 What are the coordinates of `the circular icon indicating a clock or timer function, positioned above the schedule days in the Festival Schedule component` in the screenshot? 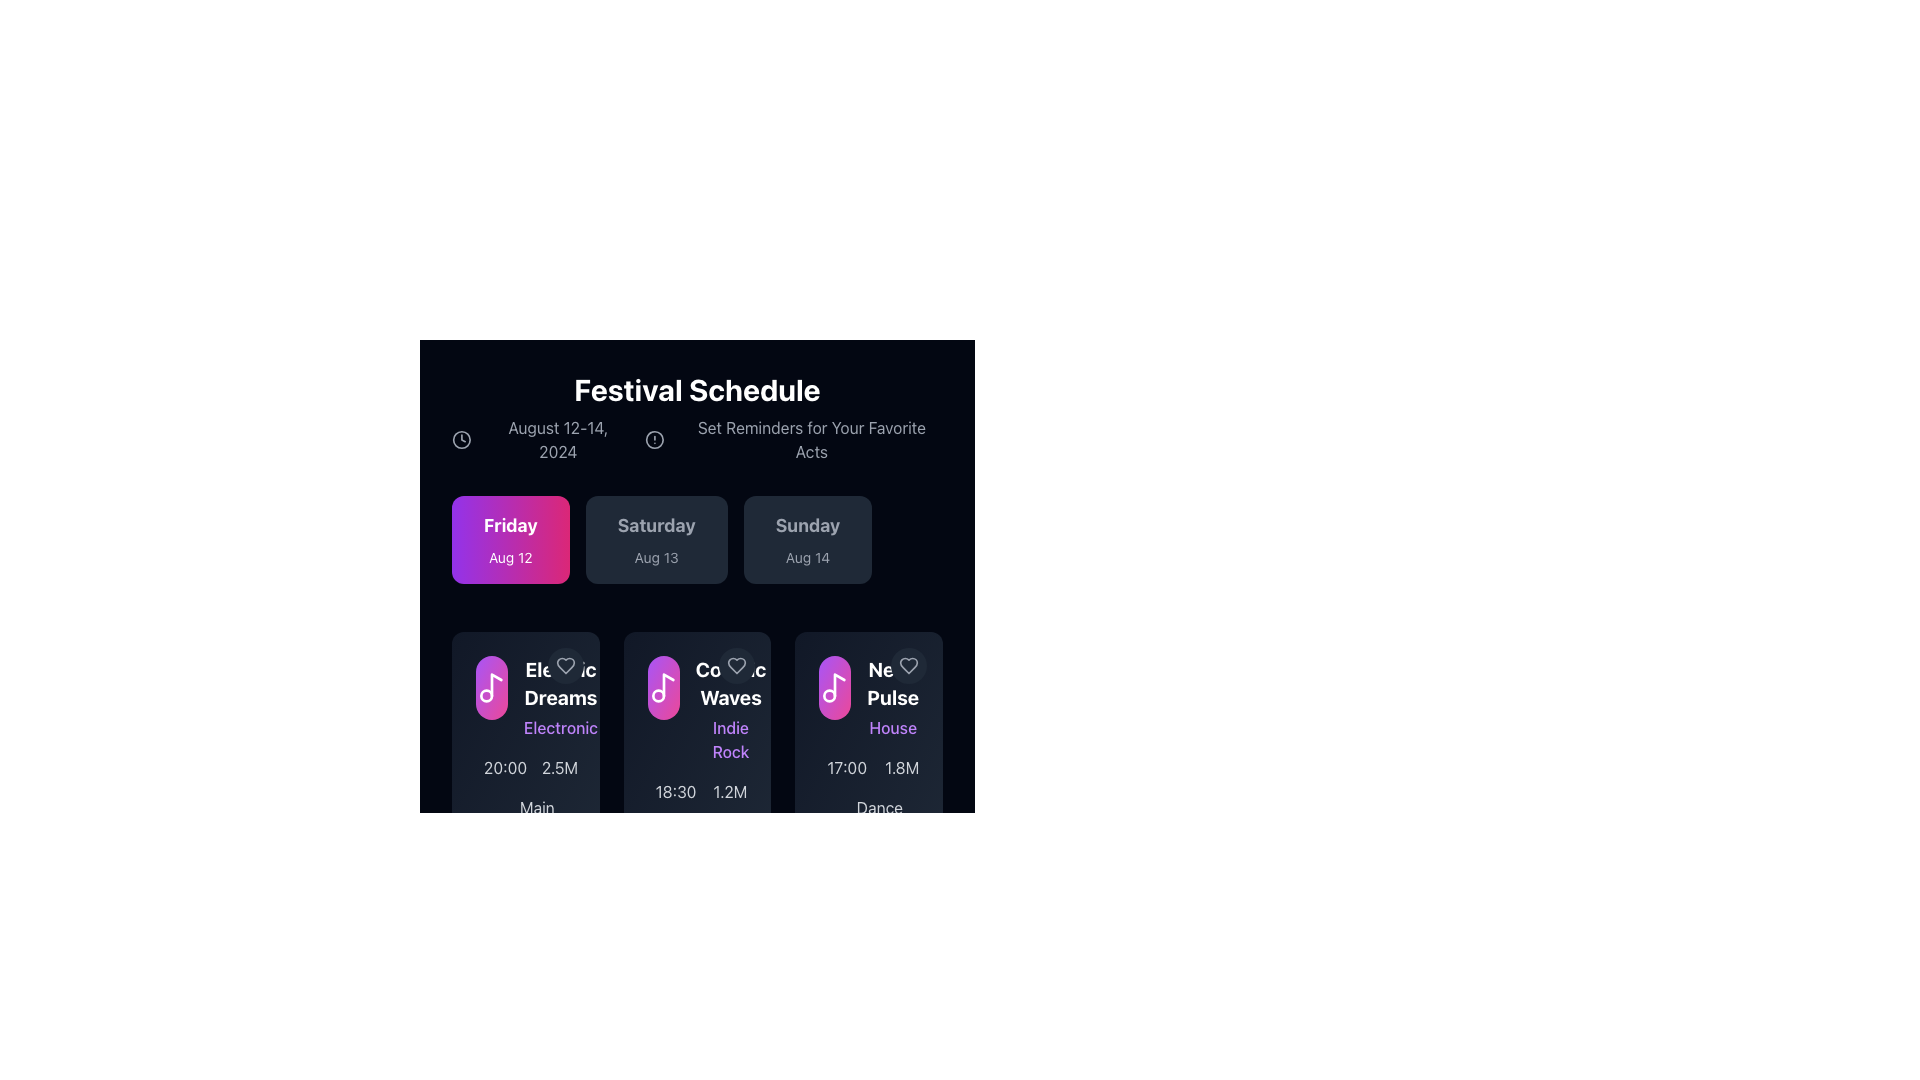 It's located at (460, 438).